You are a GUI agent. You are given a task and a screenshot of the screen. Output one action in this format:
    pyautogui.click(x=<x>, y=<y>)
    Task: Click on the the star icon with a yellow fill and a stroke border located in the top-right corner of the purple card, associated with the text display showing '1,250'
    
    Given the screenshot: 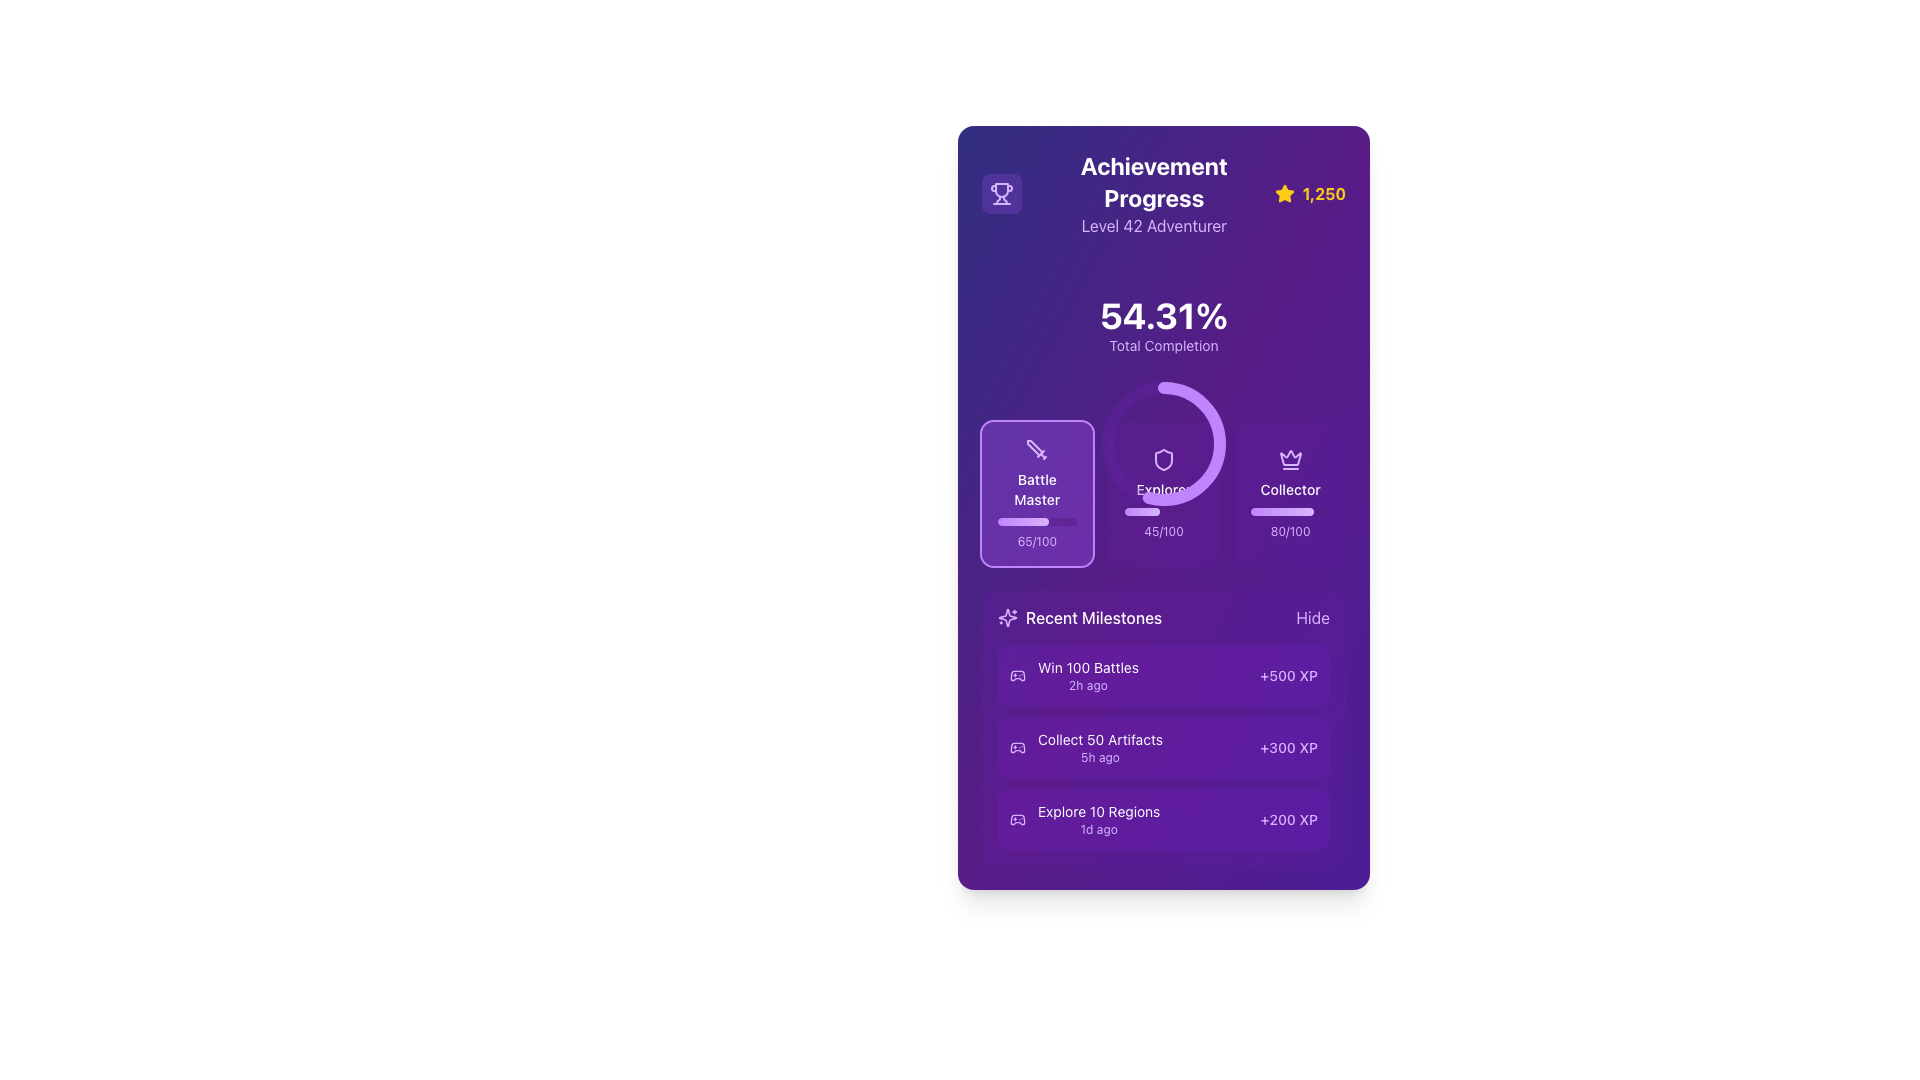 What is the action you would take?
    pyautogui.click(x=1284, y=193)
    